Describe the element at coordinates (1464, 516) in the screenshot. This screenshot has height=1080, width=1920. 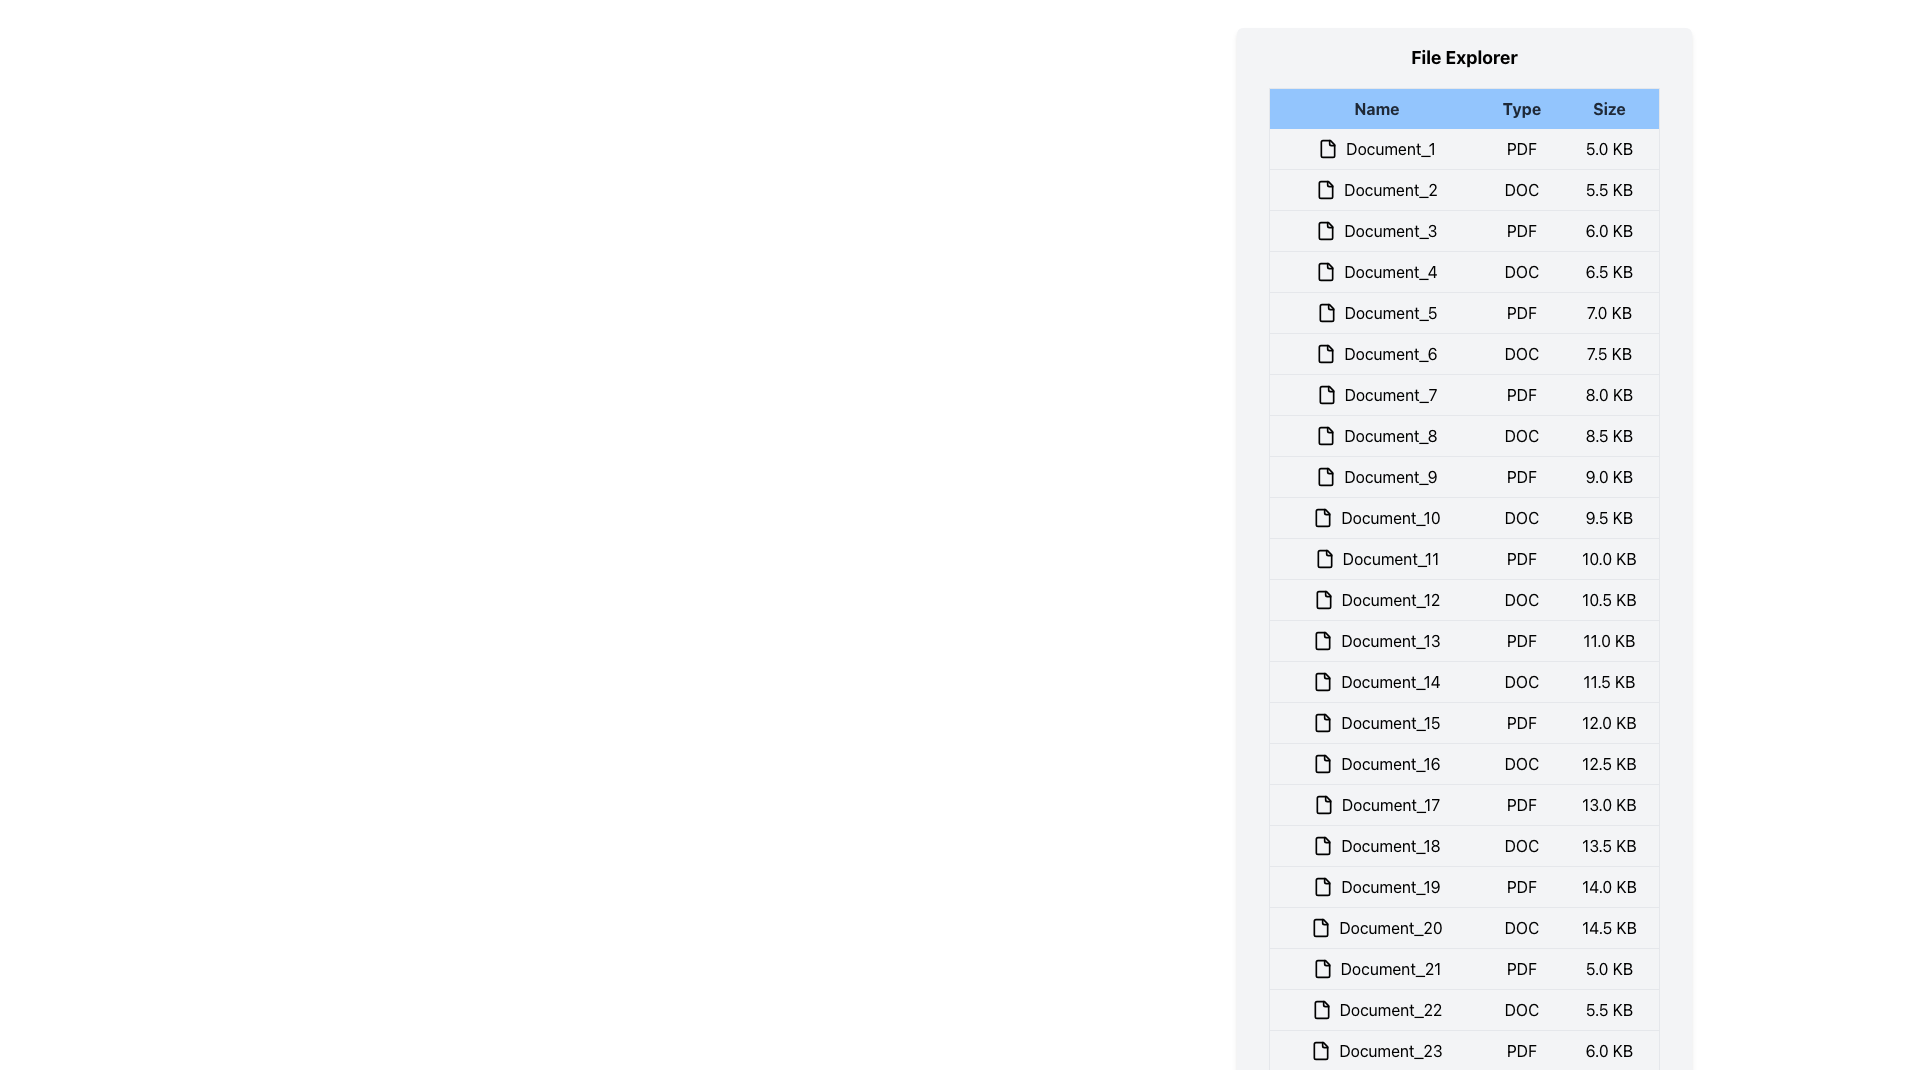
I see `the row entry in the file explorer table that displays the document named 'Document_10'` at that location.